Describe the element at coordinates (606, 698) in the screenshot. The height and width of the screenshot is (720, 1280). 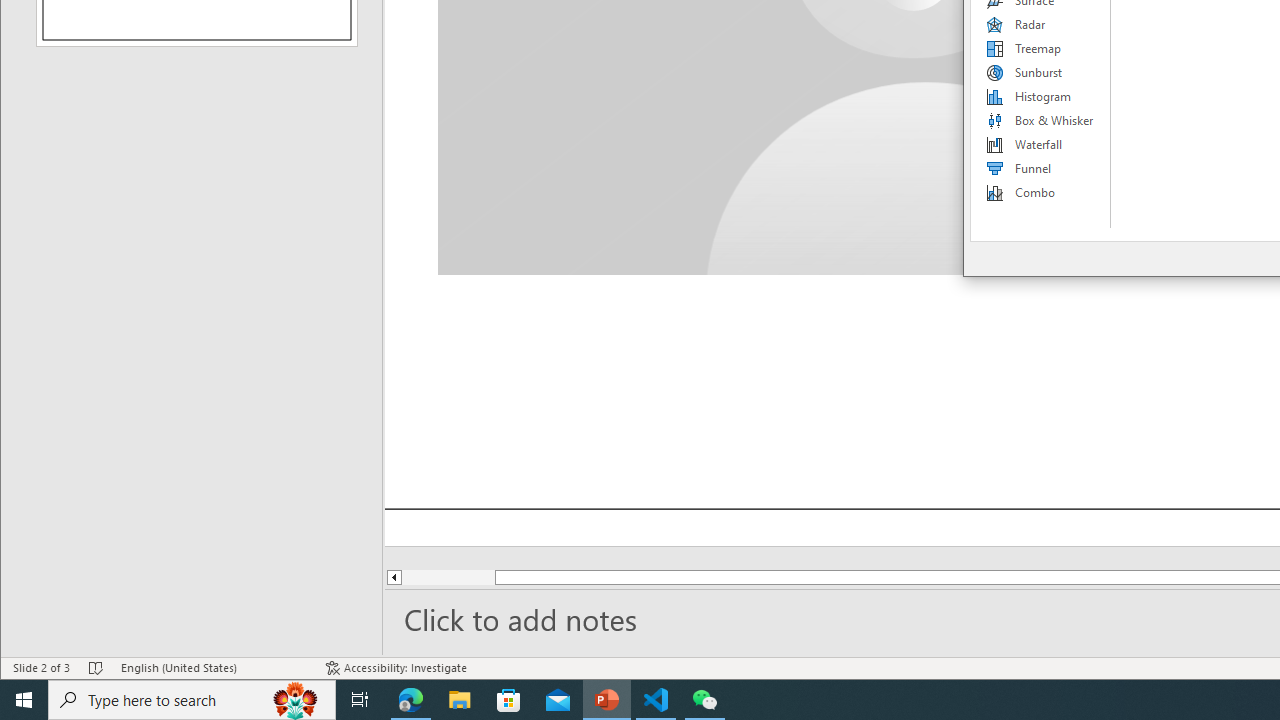
I see `'PowerPoint - 1 running window'` at that location.